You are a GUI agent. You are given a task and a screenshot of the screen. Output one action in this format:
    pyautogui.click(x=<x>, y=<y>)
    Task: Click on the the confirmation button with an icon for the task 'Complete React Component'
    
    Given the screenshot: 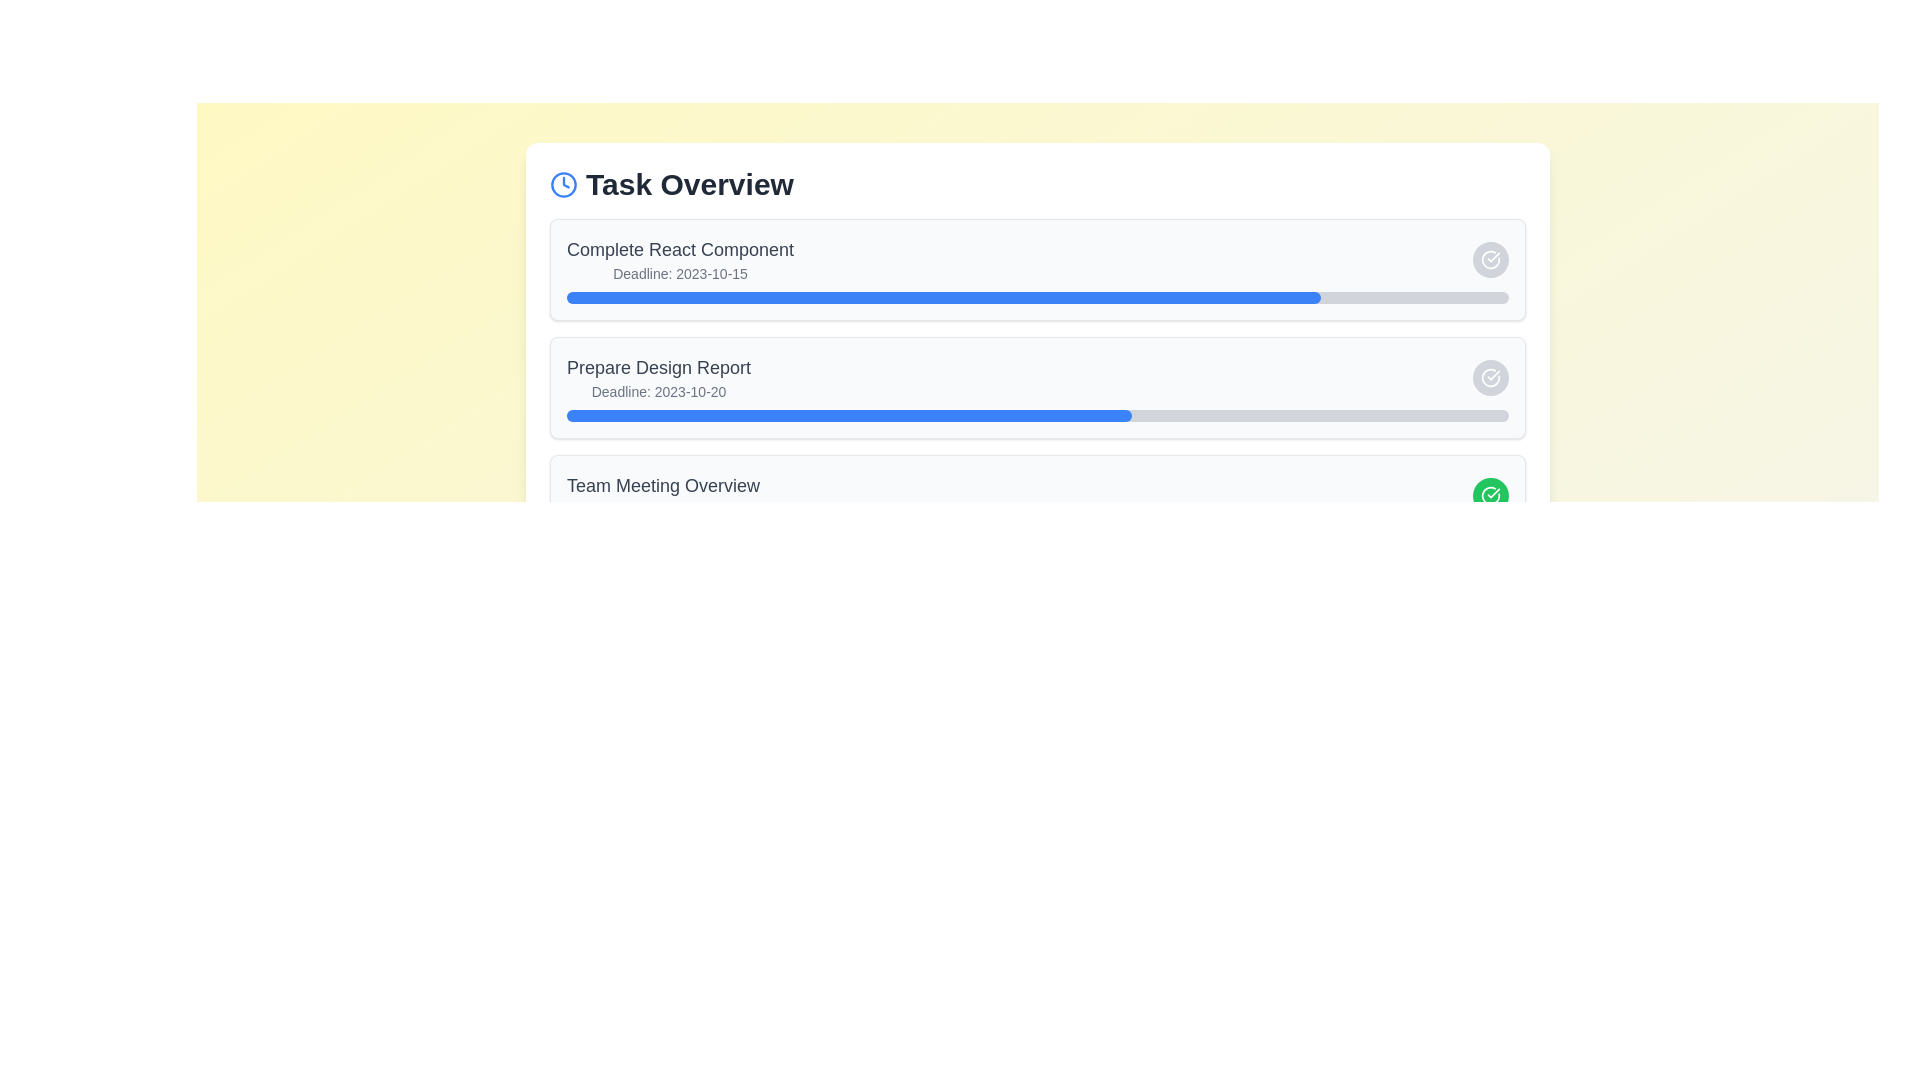 What is the action you would take?
    pyautogui.click(x=1491, y=258)
    